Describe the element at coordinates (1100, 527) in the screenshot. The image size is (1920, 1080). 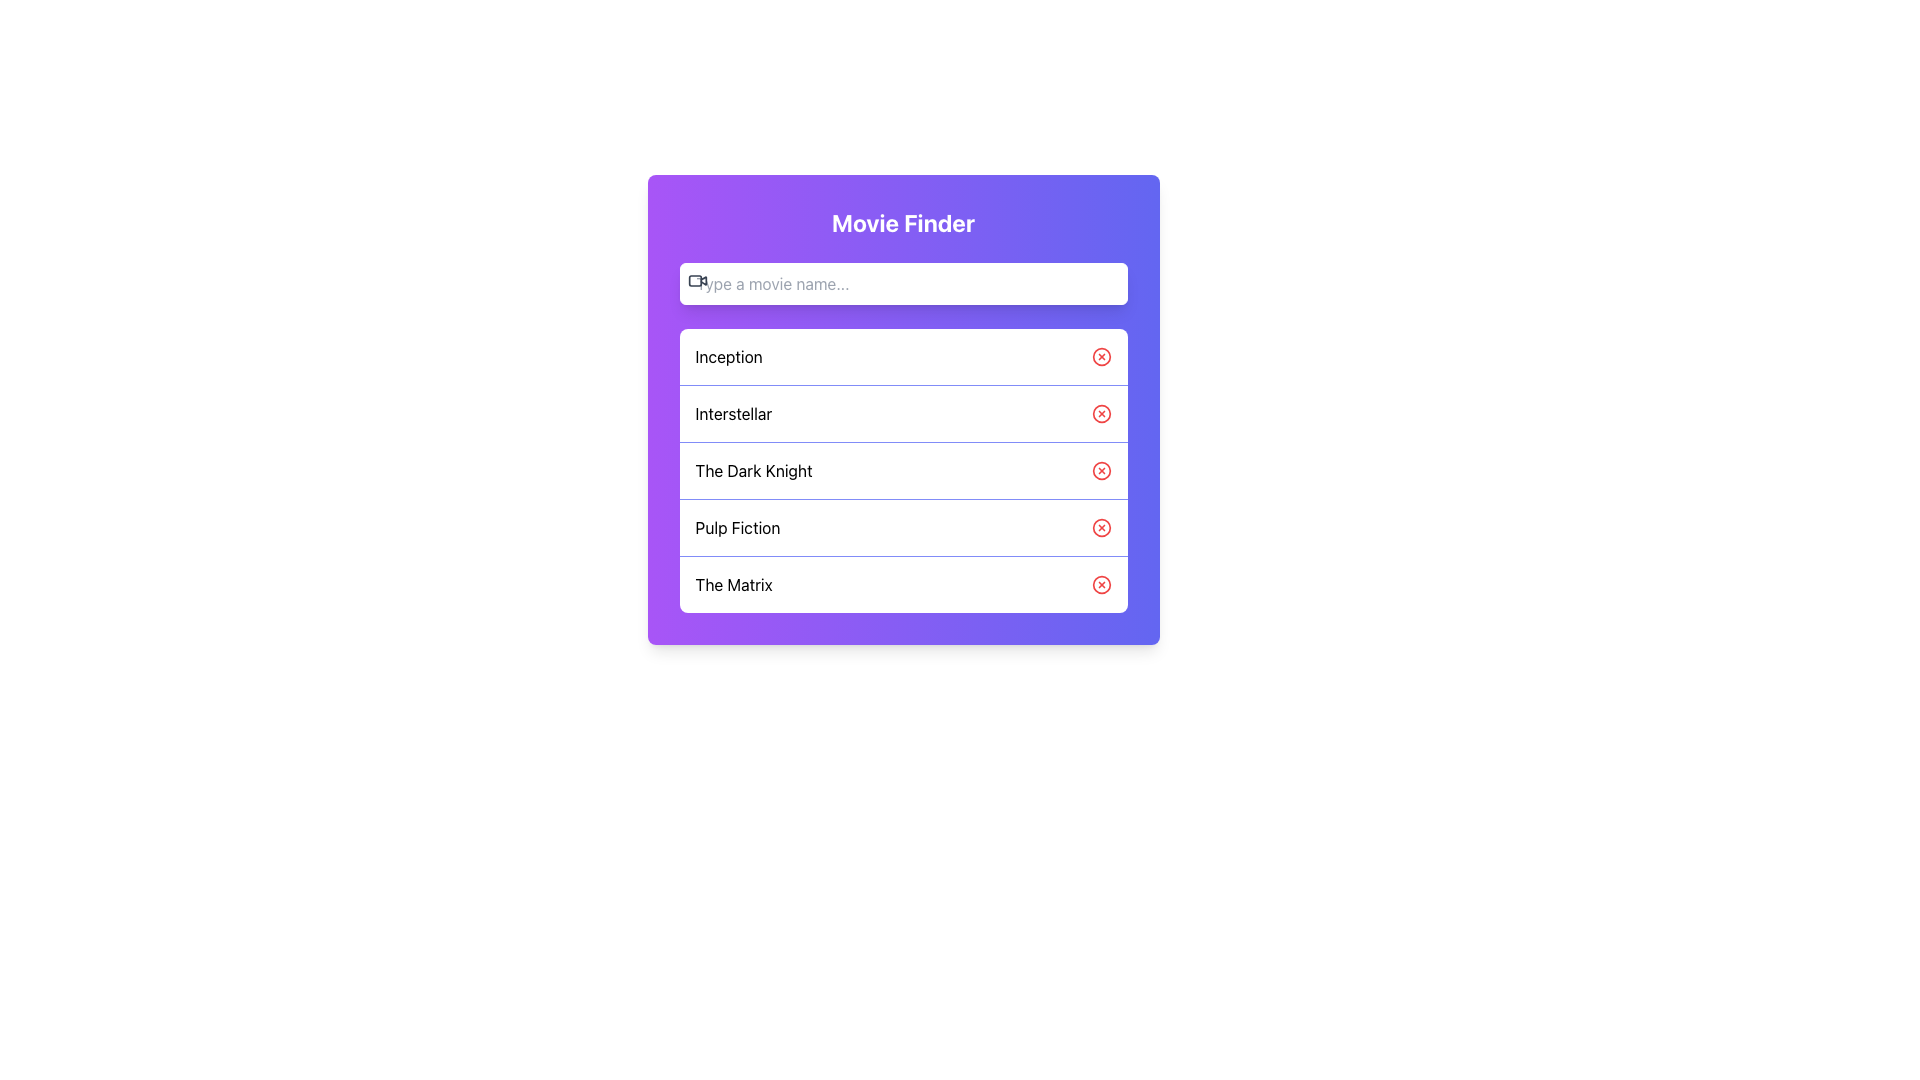
I see `the red circular dismiss icon located to the right of the 'Pulp Fiction' entry in the 'Movie Finder' dialog box` at that location.